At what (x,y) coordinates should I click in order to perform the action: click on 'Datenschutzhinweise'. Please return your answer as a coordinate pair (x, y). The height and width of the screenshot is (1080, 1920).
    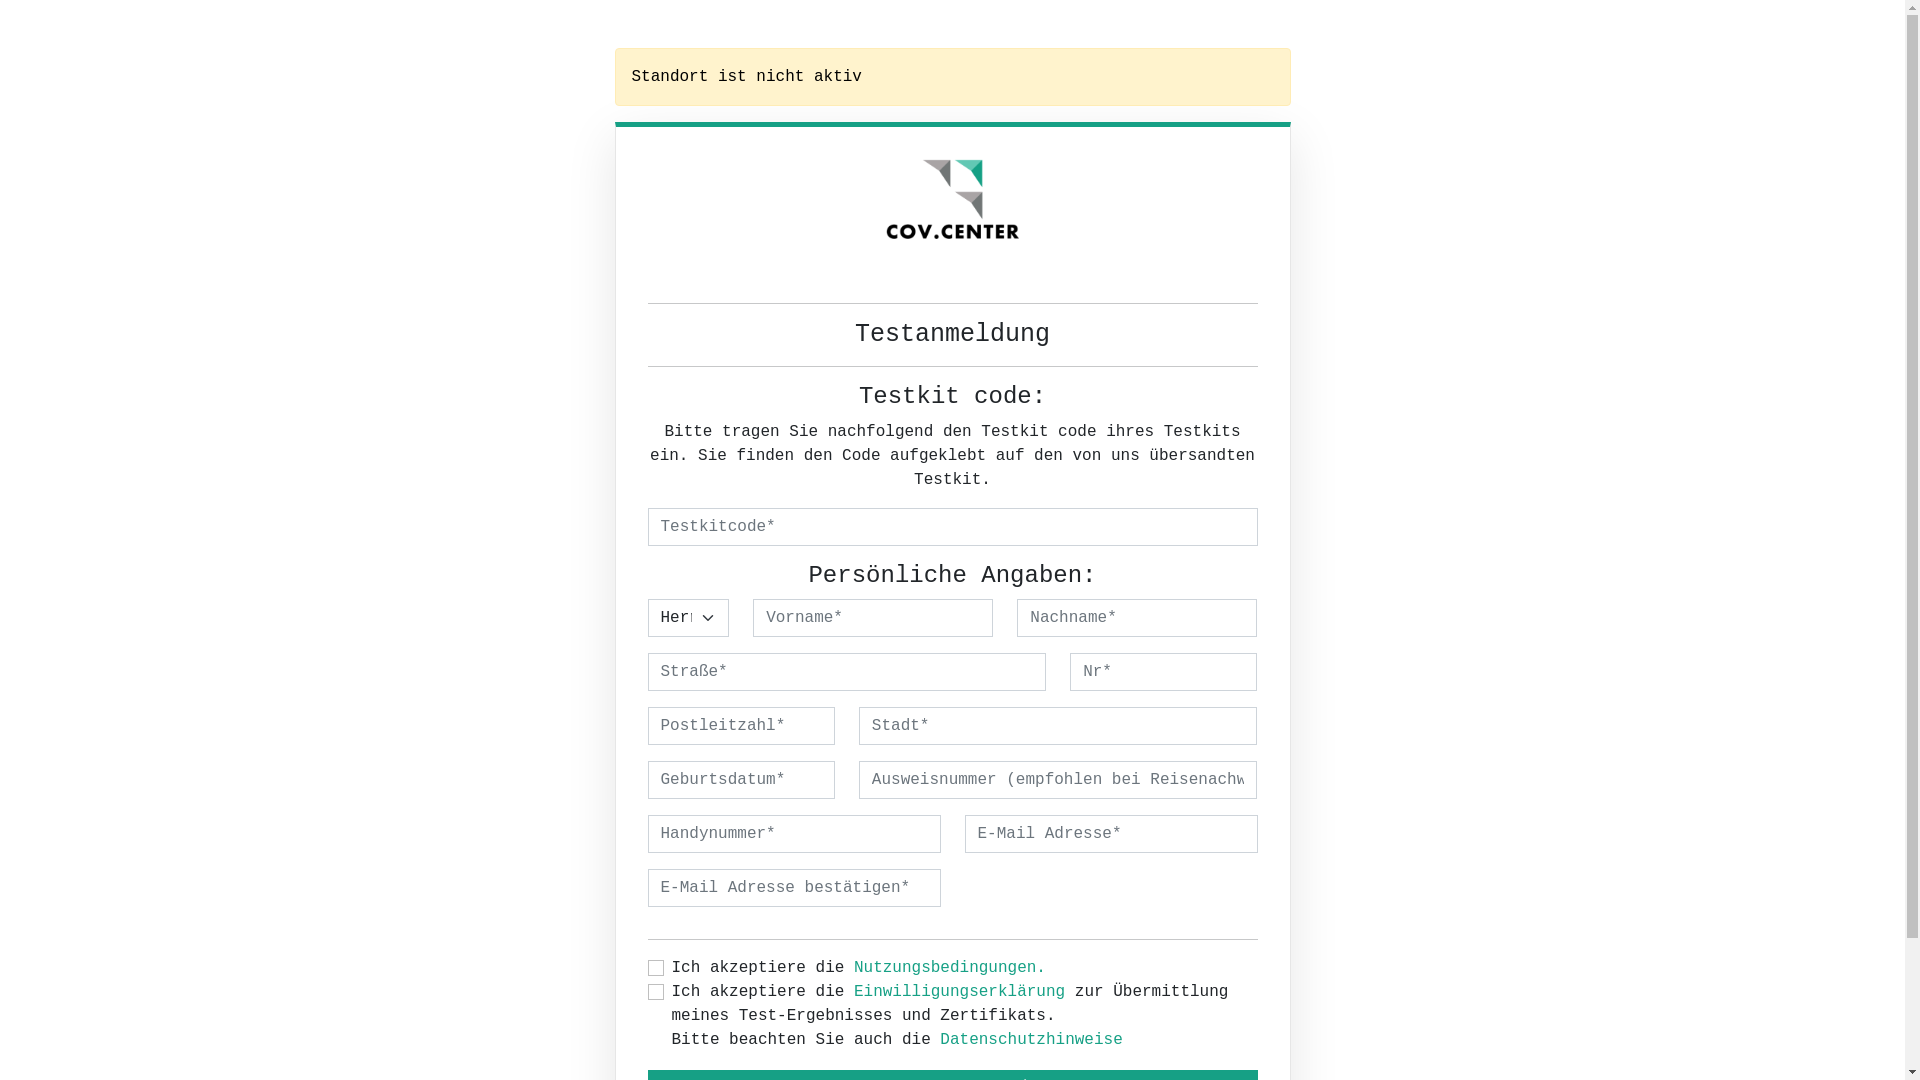
    Looking at the image, I should click on (1031, 1039).